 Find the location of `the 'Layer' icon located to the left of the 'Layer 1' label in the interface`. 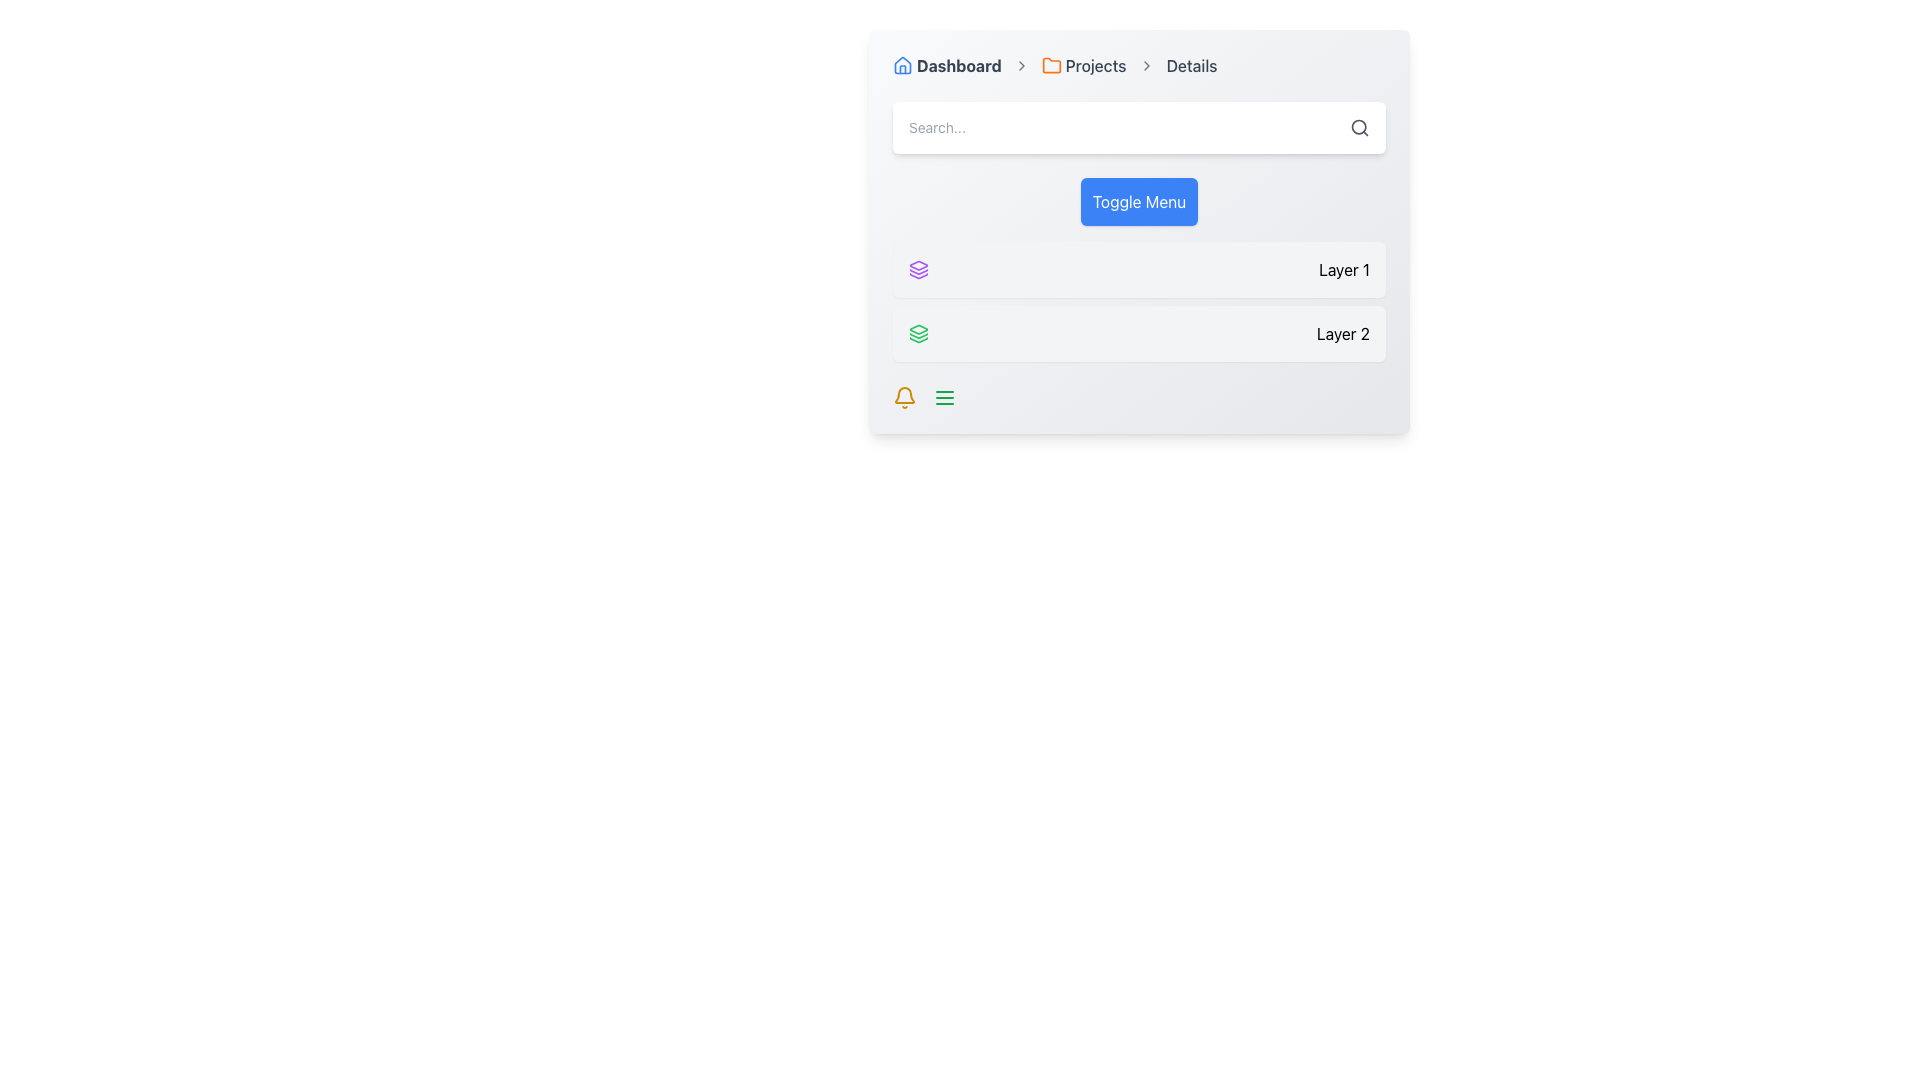

the 'Layer' icon located to the left of the 'Layer 1' label in the interface is located at coordinates (917, 270).